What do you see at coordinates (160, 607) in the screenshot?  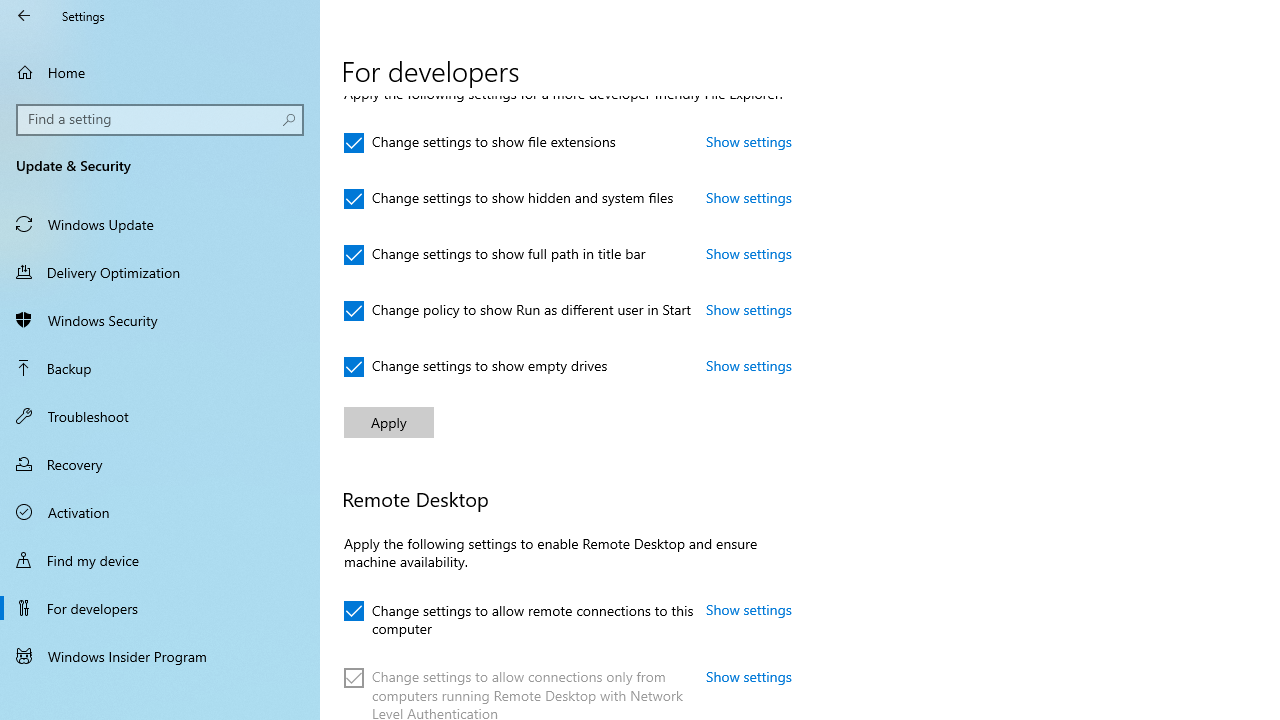 I see `'For developers'` at bounding box center [160, 607].